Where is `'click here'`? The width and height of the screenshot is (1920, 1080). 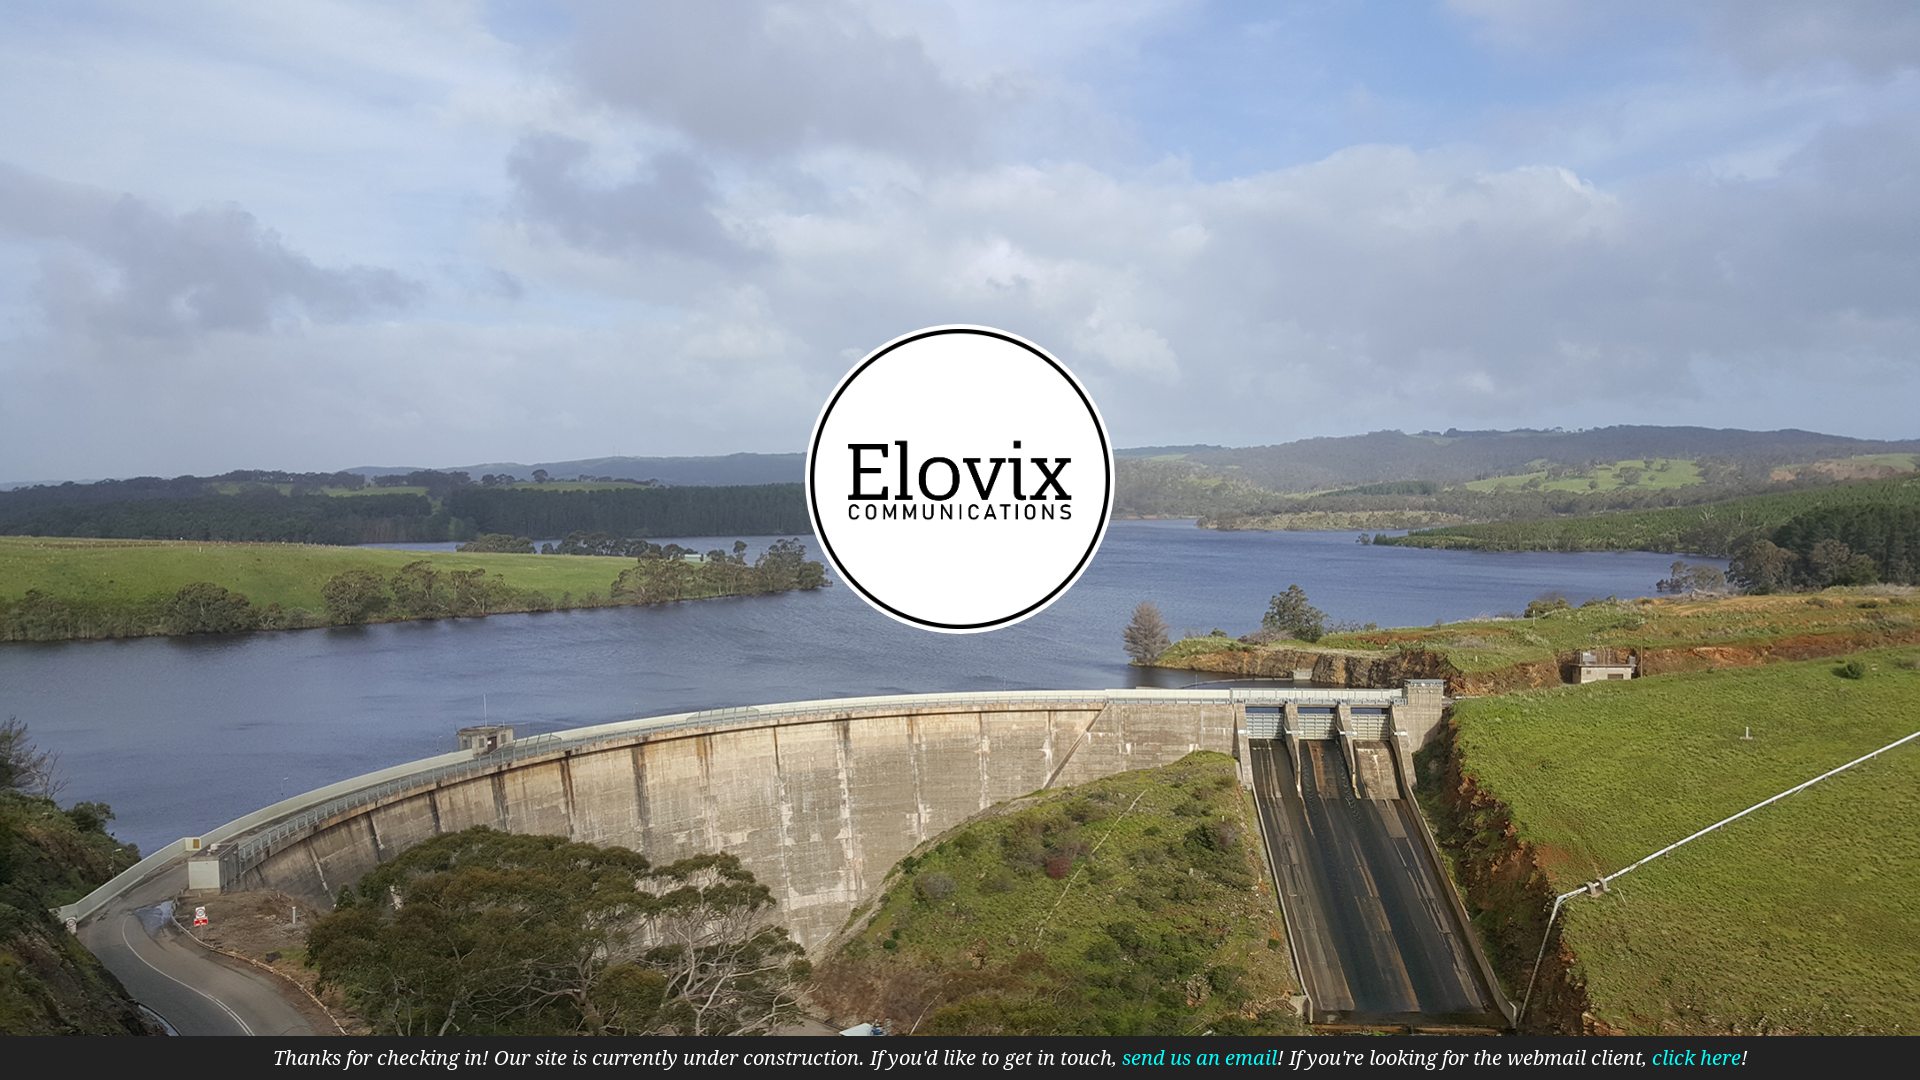 'click here' is located at coordinates (1695, 1056).